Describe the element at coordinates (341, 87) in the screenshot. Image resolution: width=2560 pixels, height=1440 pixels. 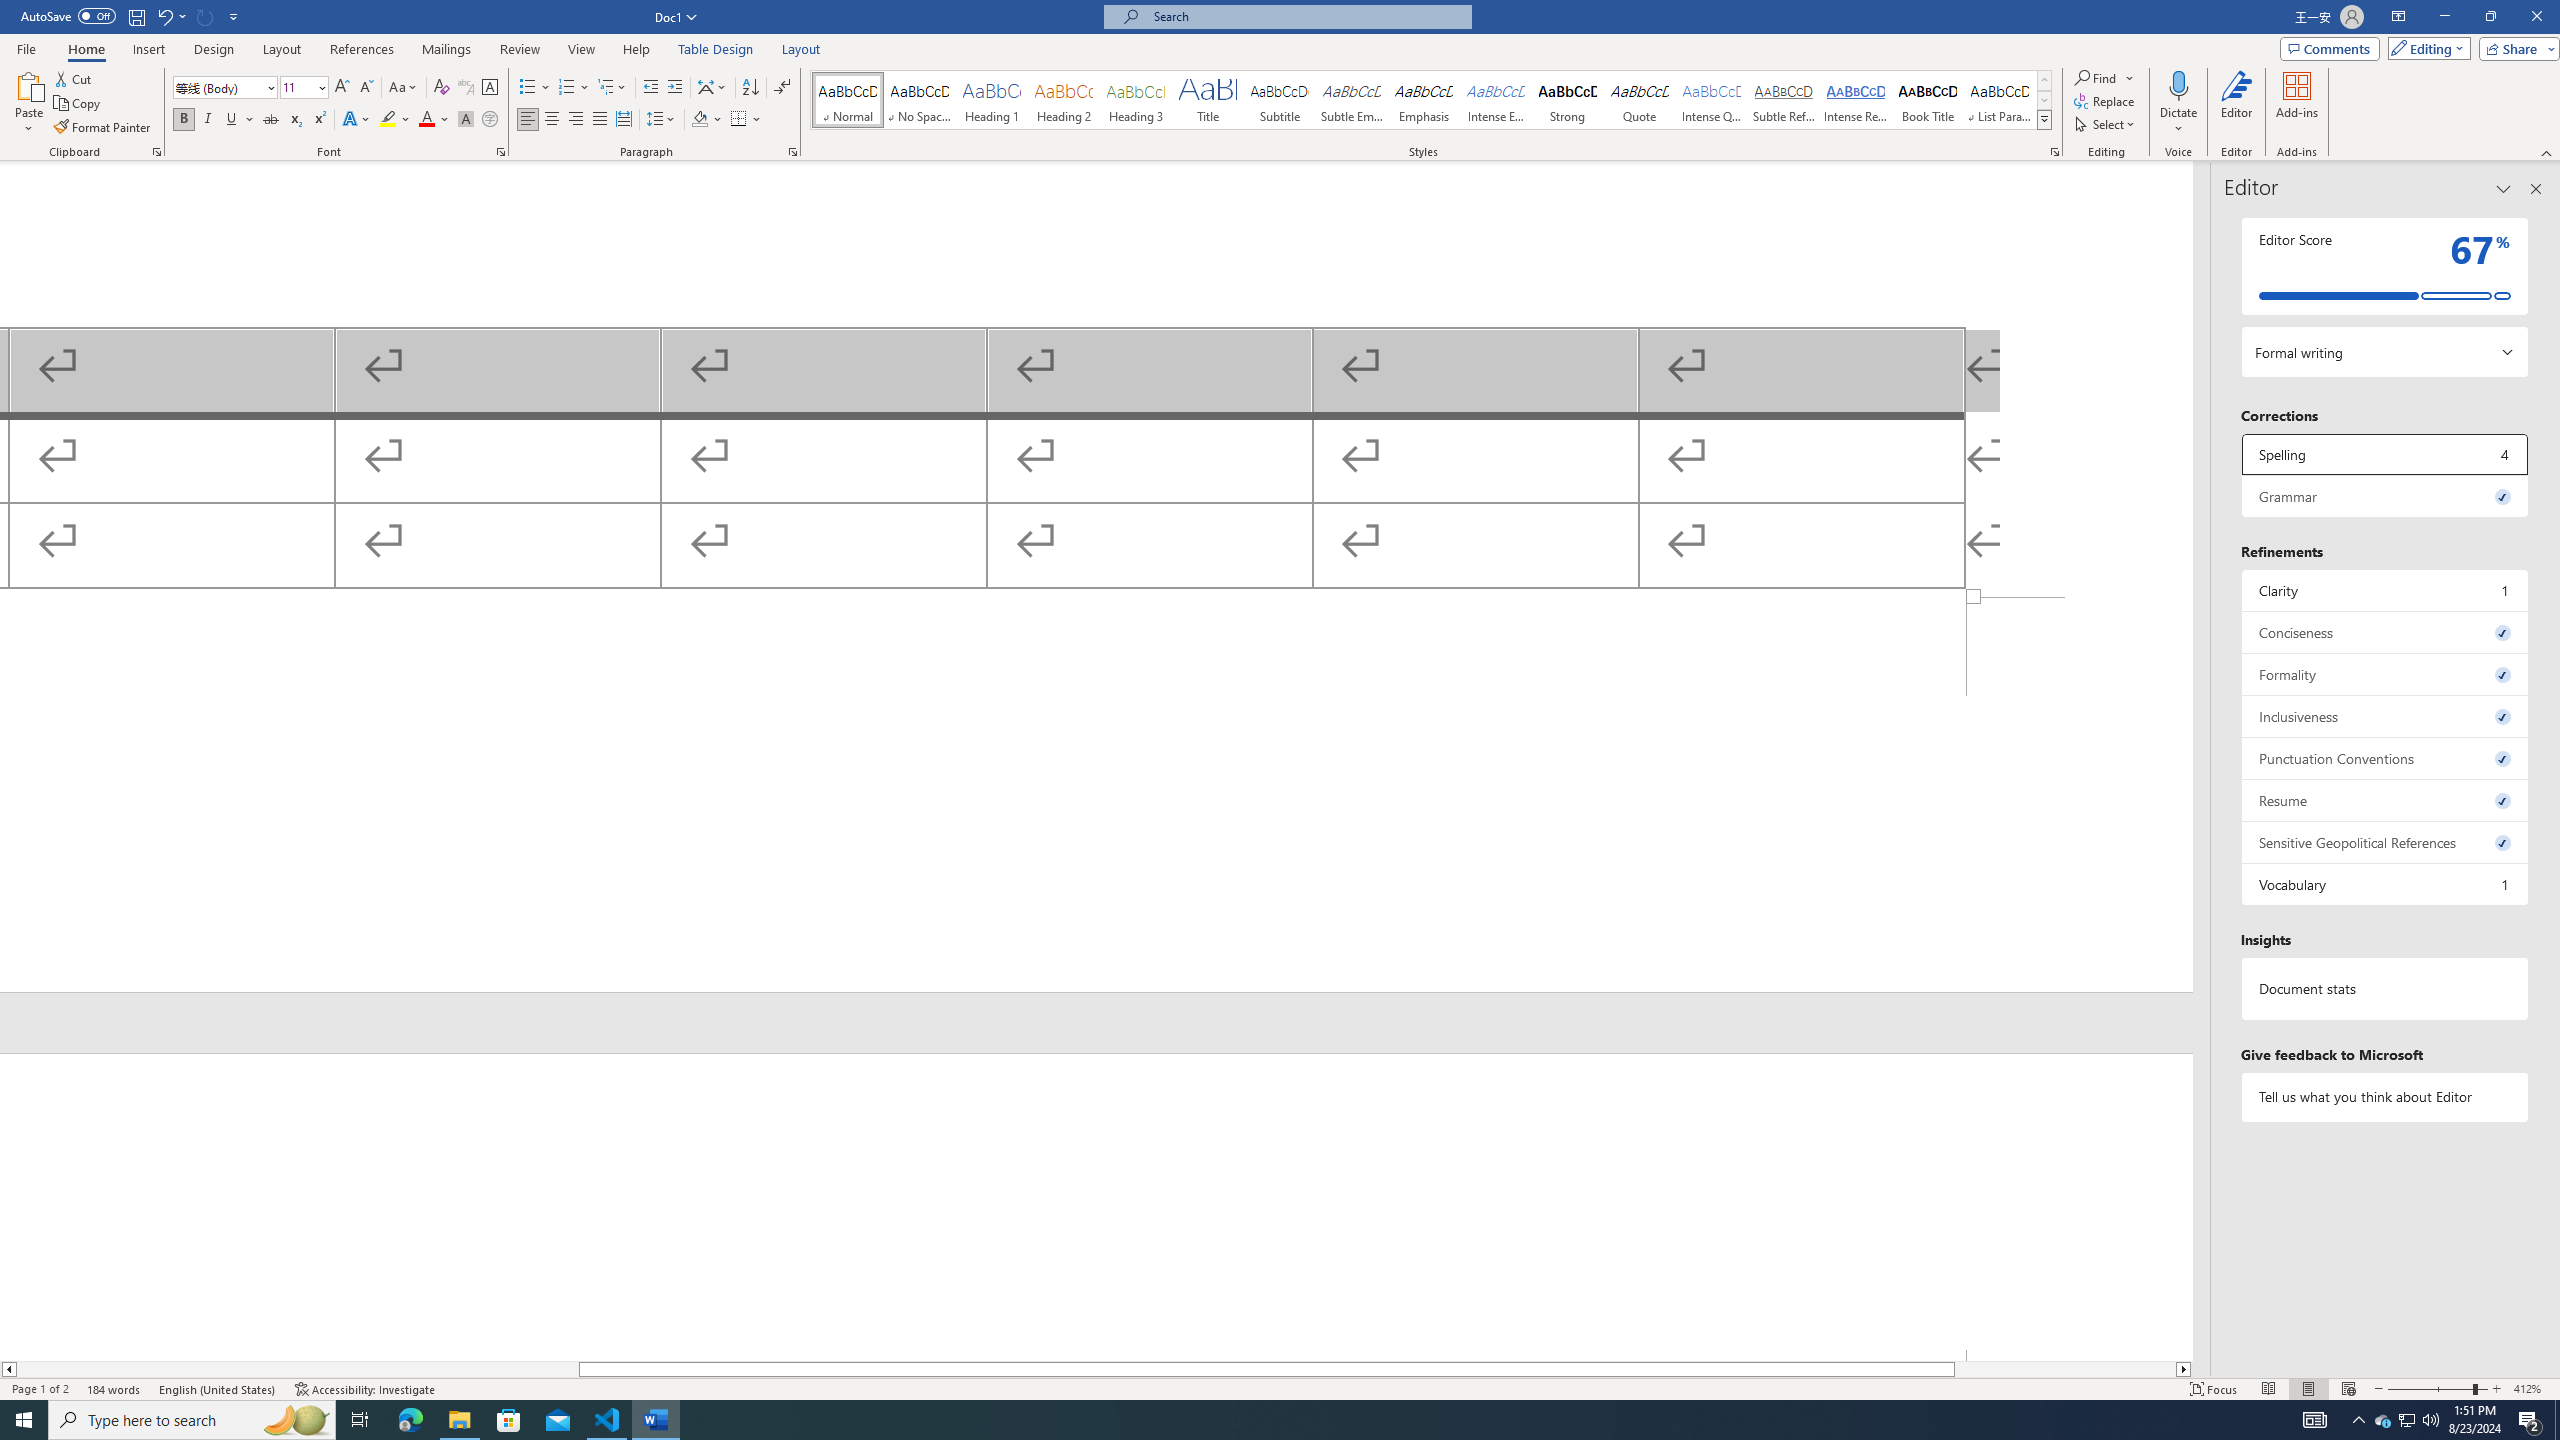
I see `'Grow Font'` at that location.